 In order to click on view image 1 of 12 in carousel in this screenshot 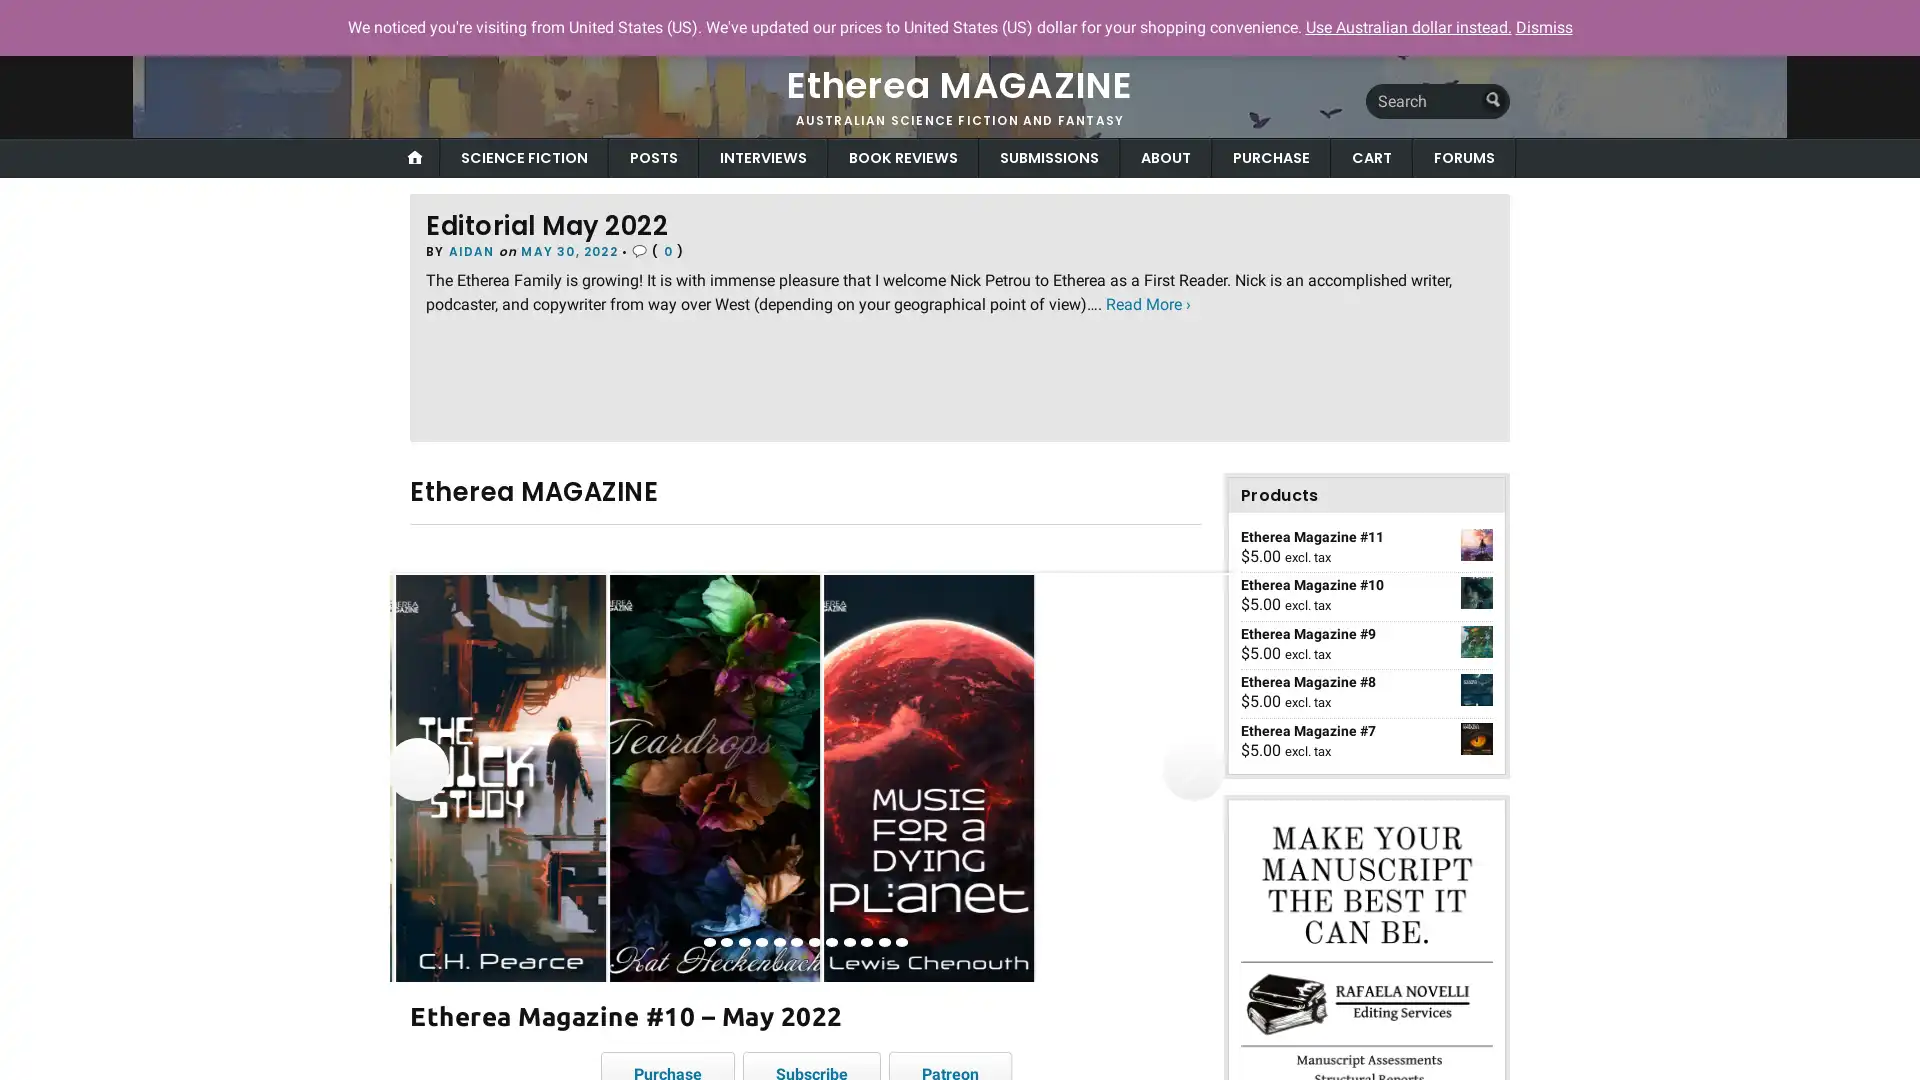, I will do `click(709, 941)`.